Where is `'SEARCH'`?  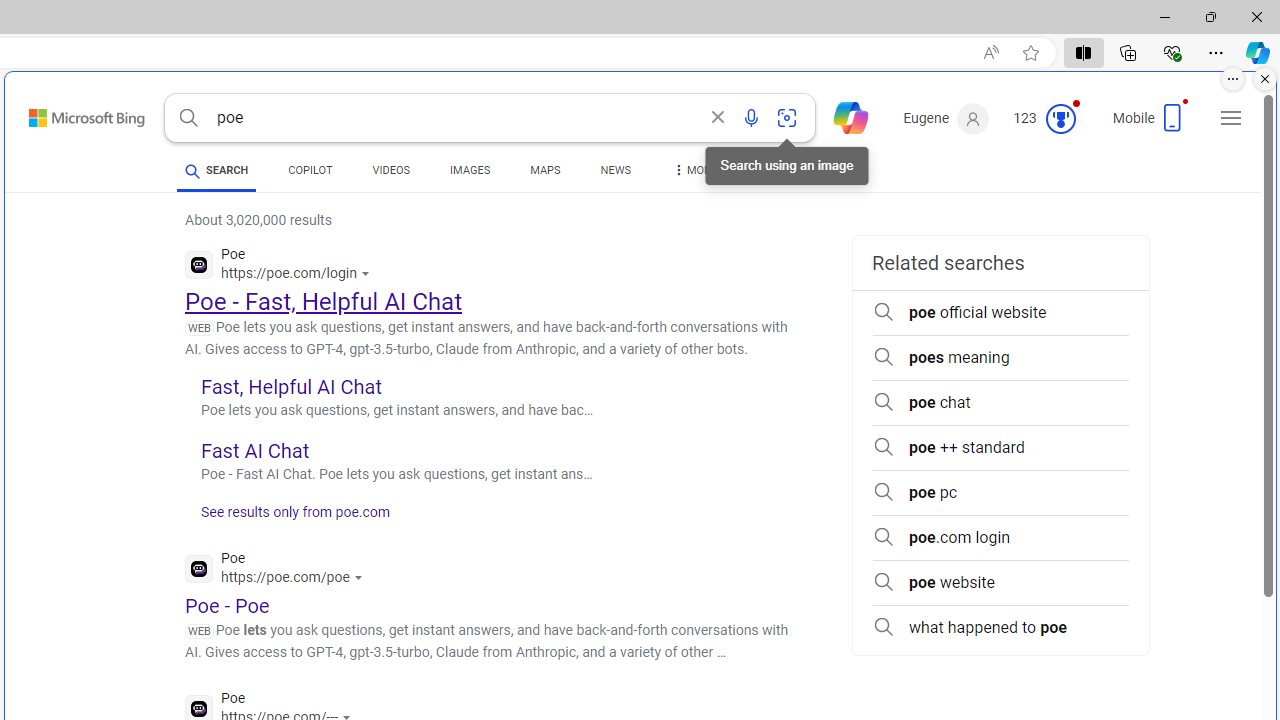 'SEARCH' is located at coordinates (216, 169).